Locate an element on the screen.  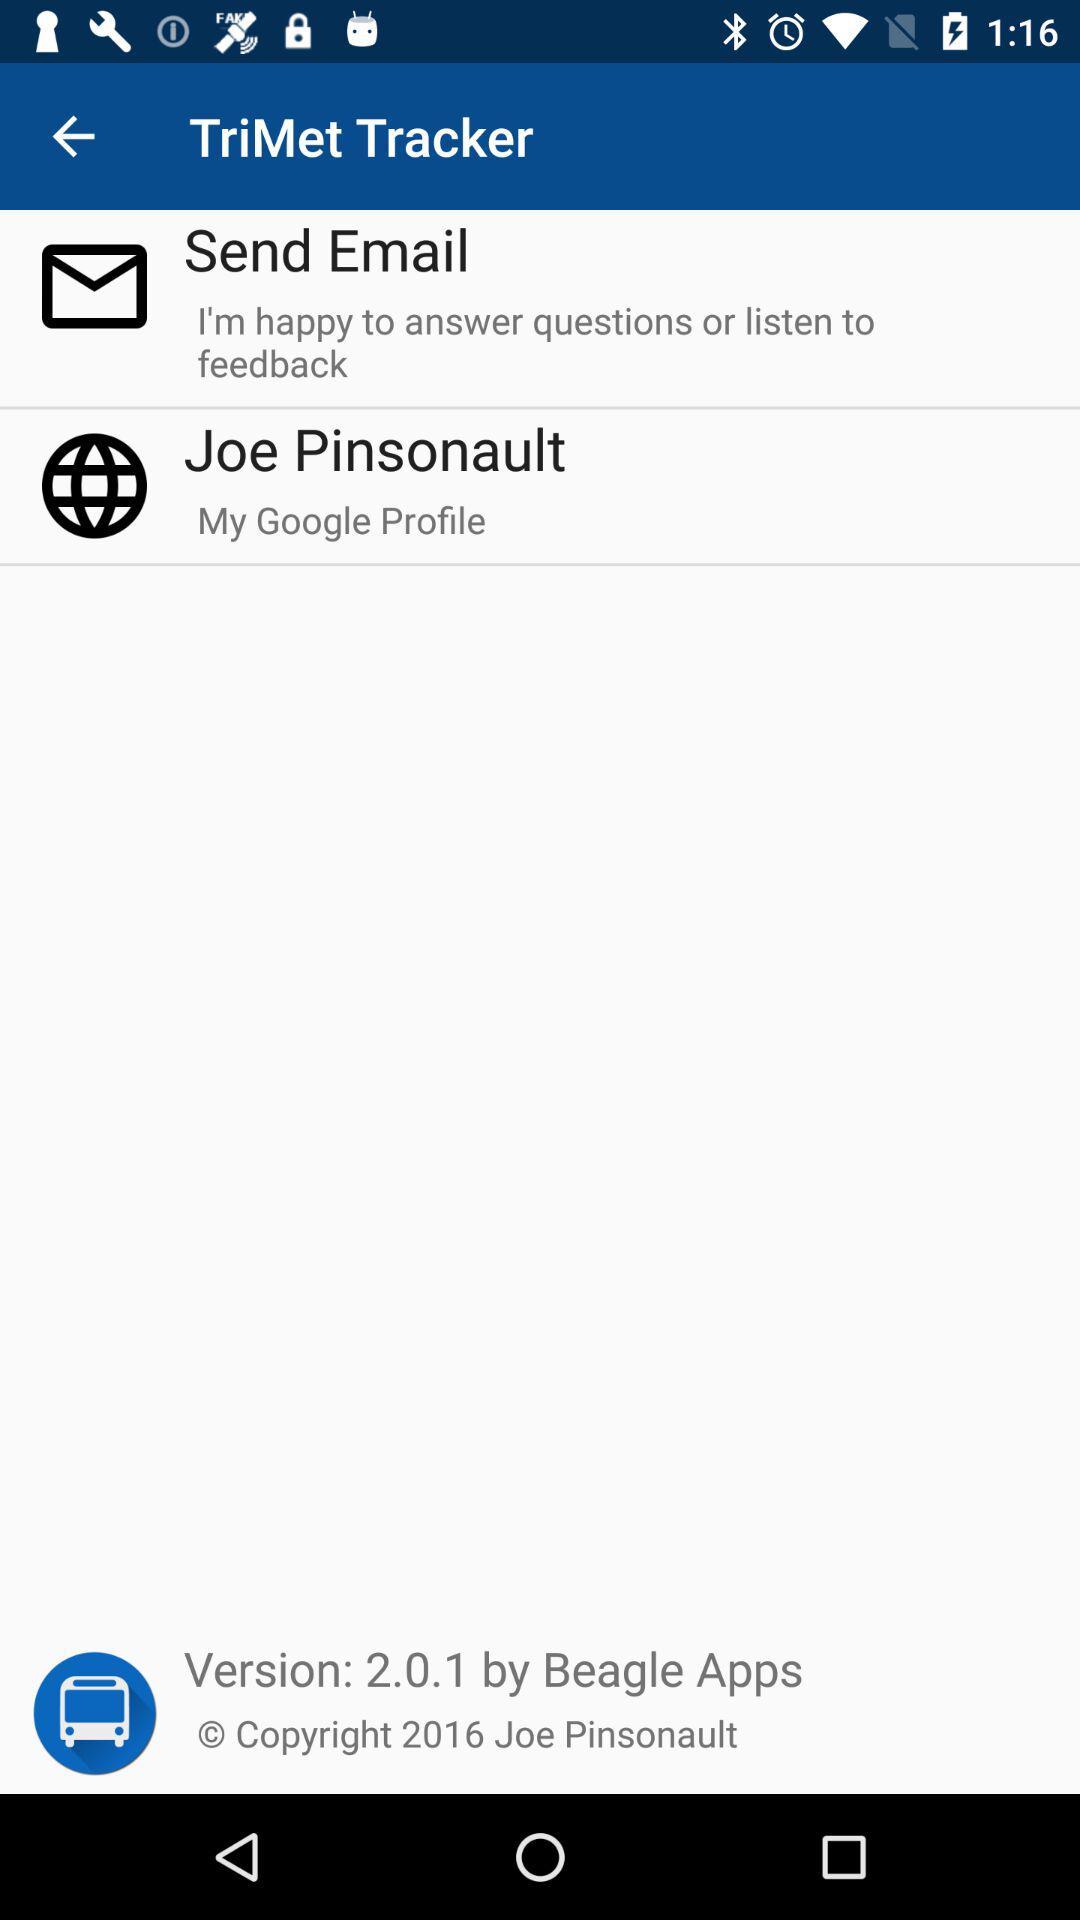
the my google profile is located at coordinates (340, 529).